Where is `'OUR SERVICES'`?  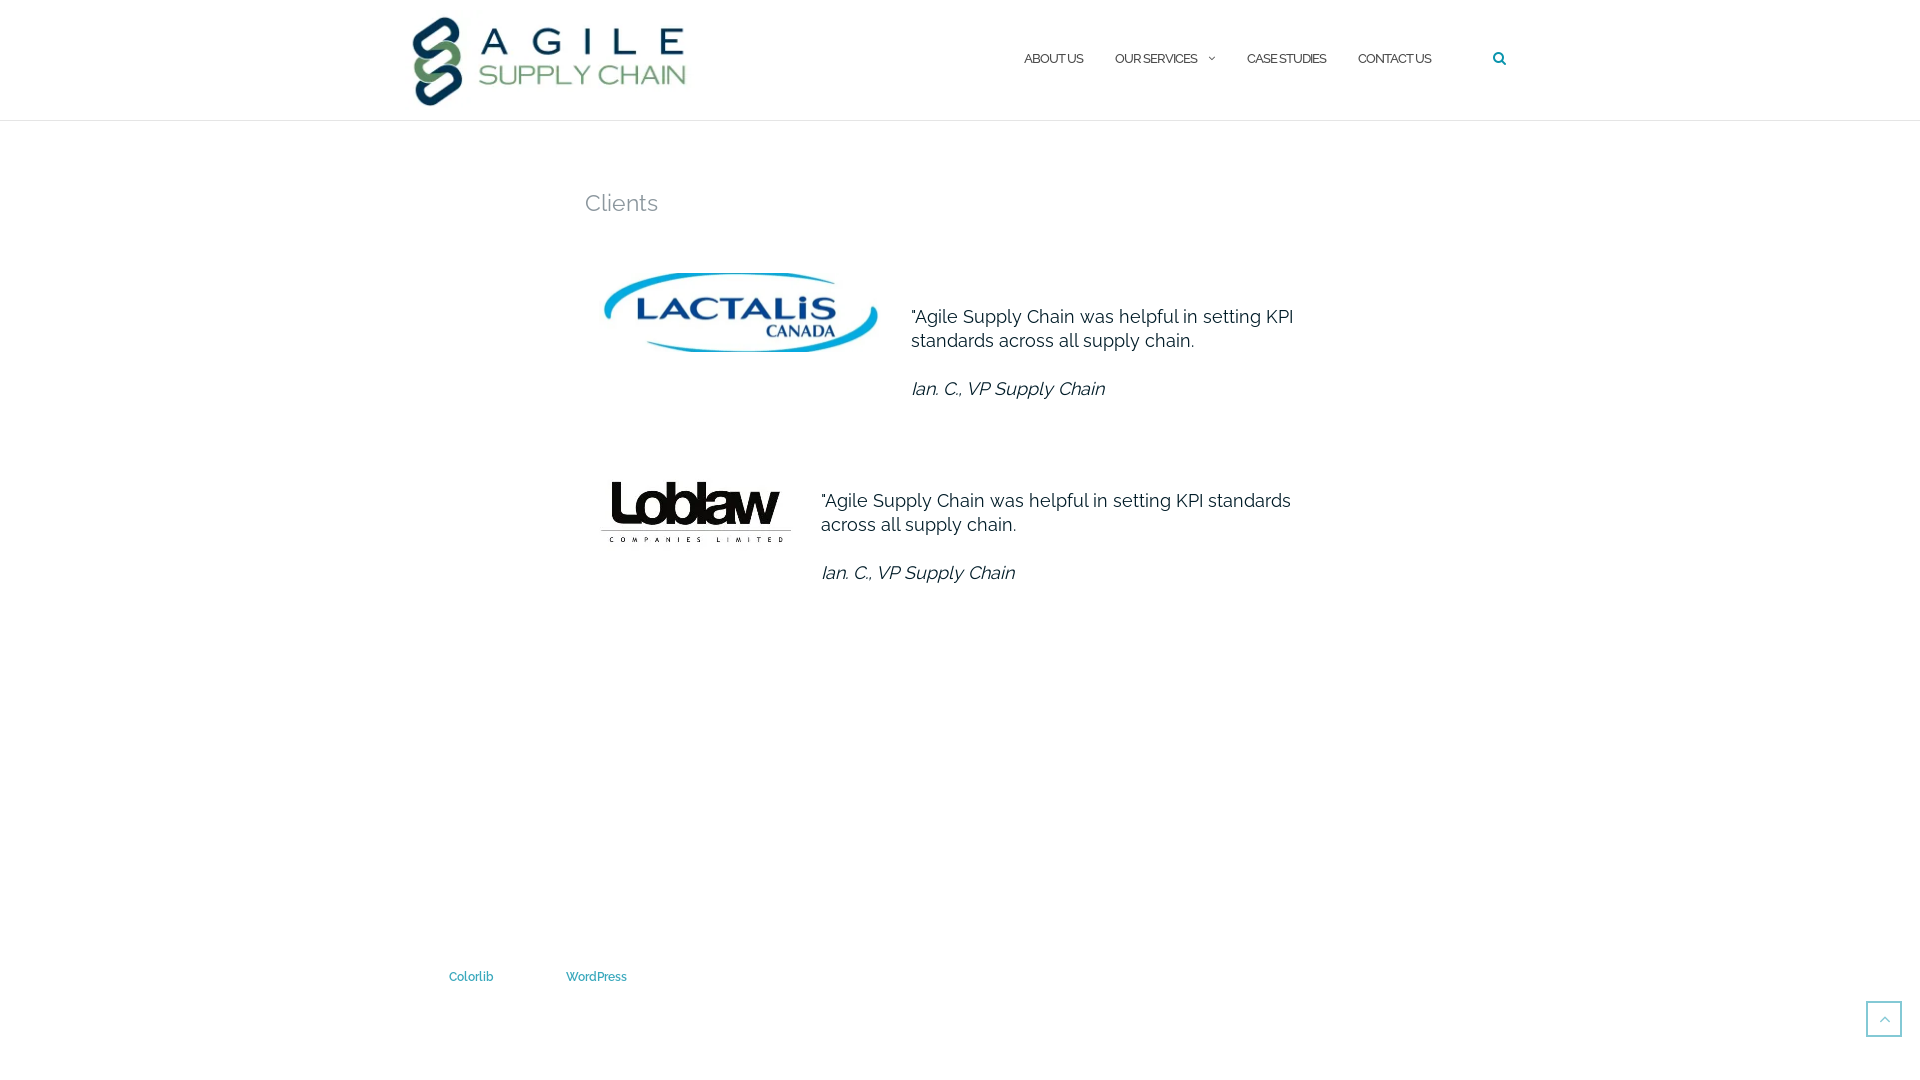
'OUR SERVICES' is located at coordinates (1113, 58).